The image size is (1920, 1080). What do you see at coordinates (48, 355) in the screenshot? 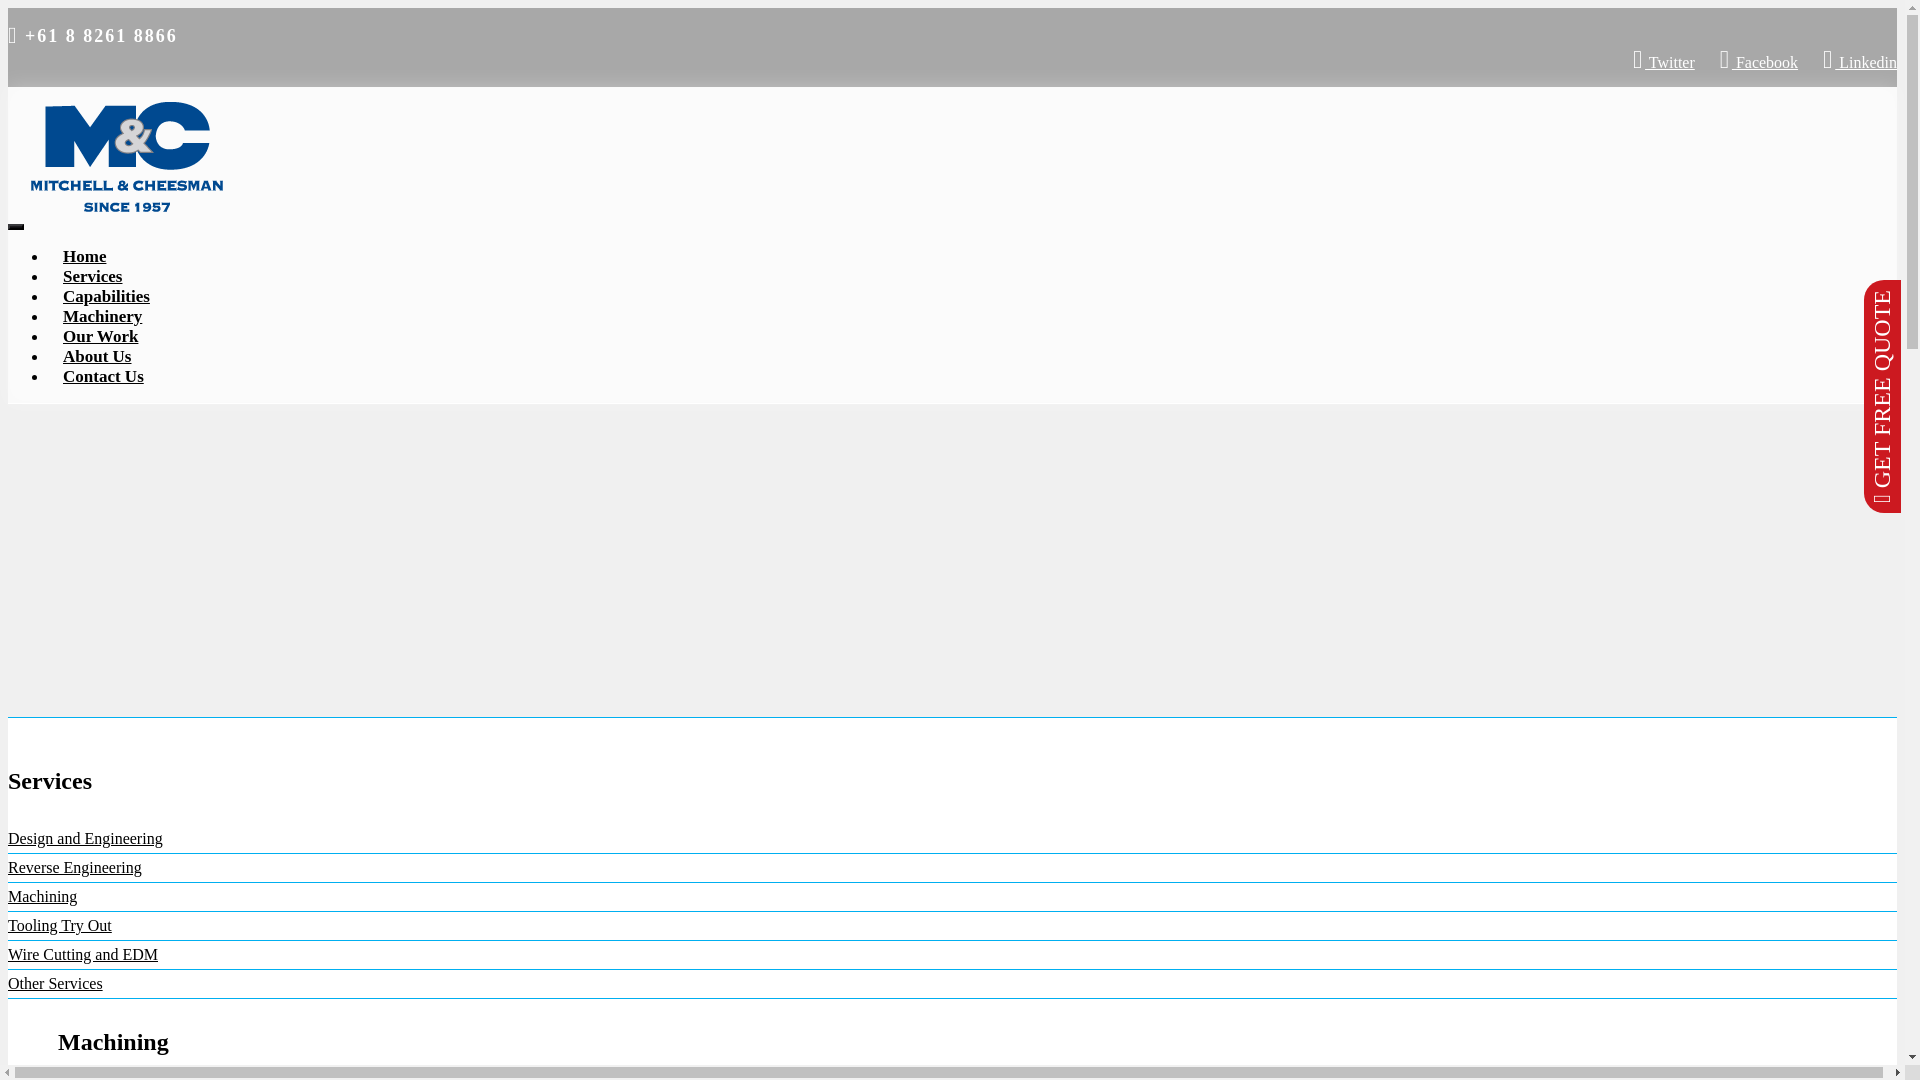
I see `'About Us'` at bounding box center [48, 355].